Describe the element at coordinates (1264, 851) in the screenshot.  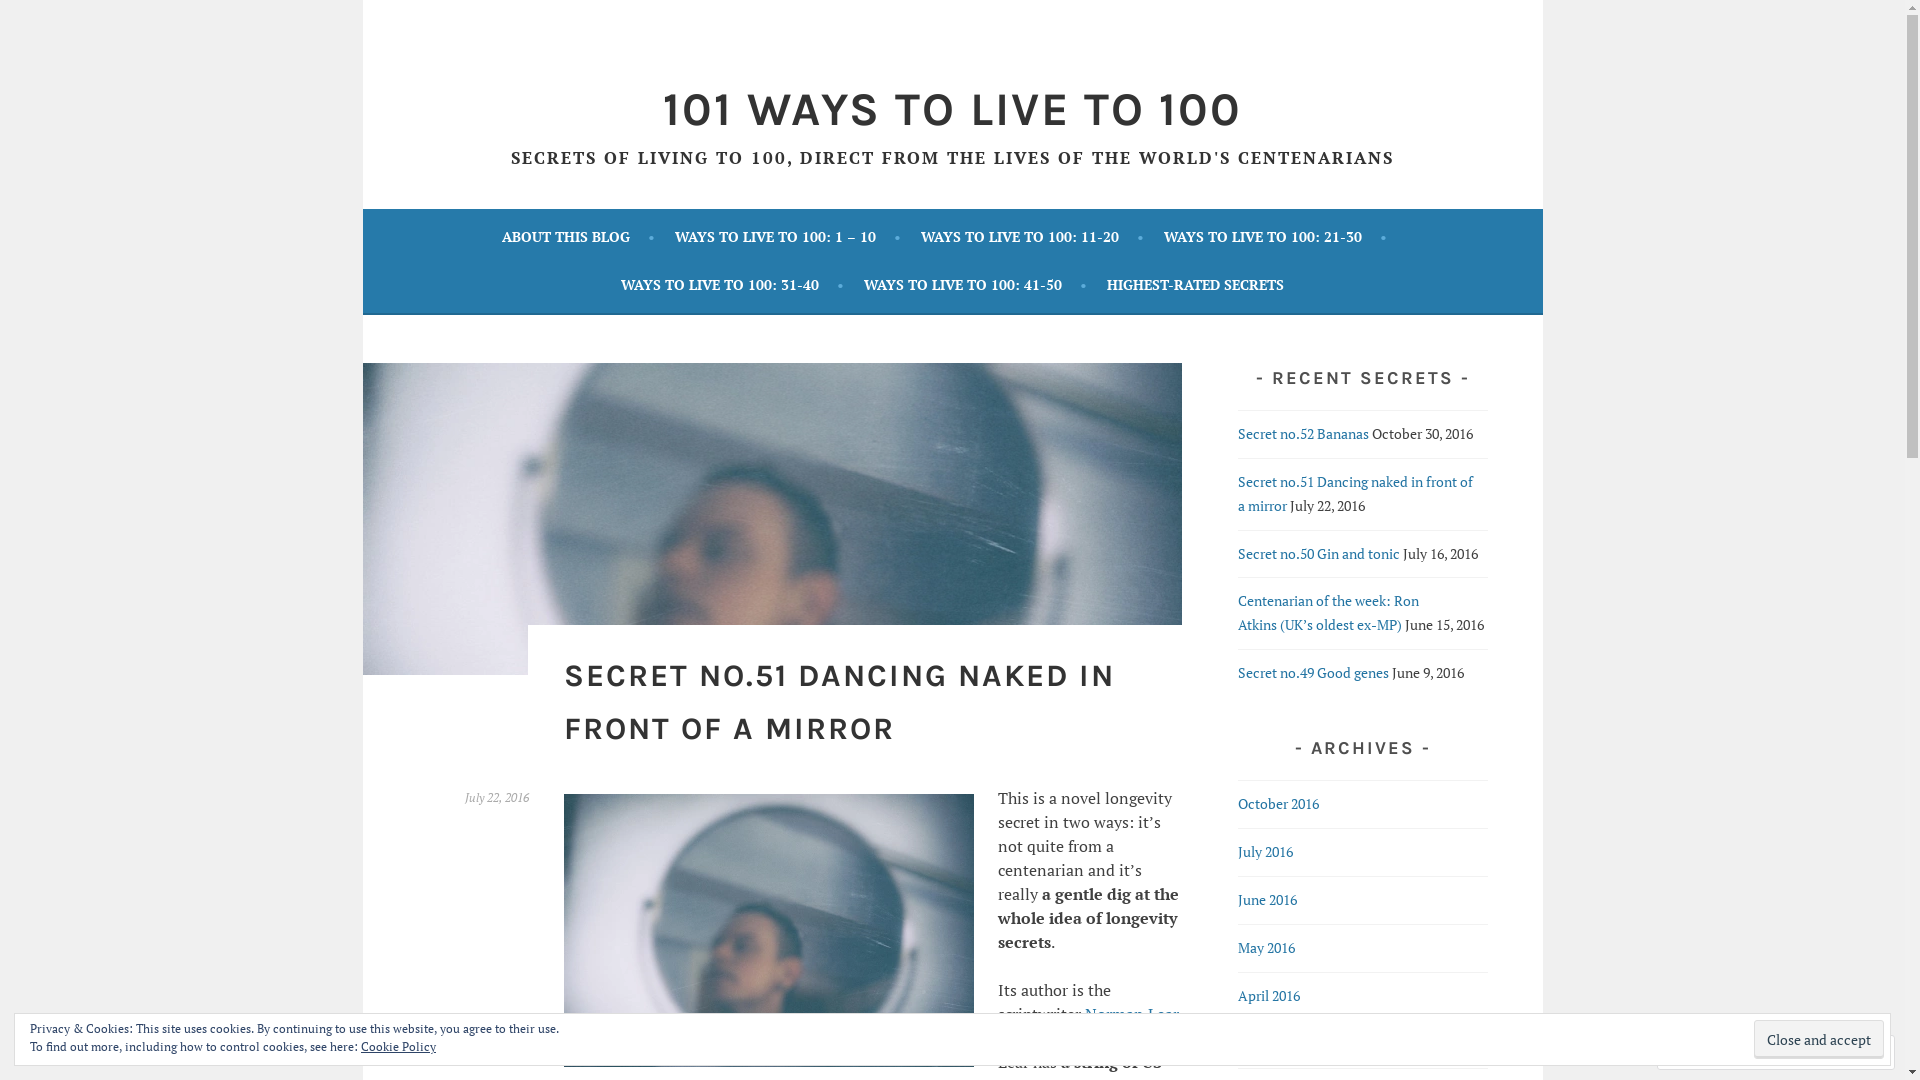
I see `'July 2016'` at that location.